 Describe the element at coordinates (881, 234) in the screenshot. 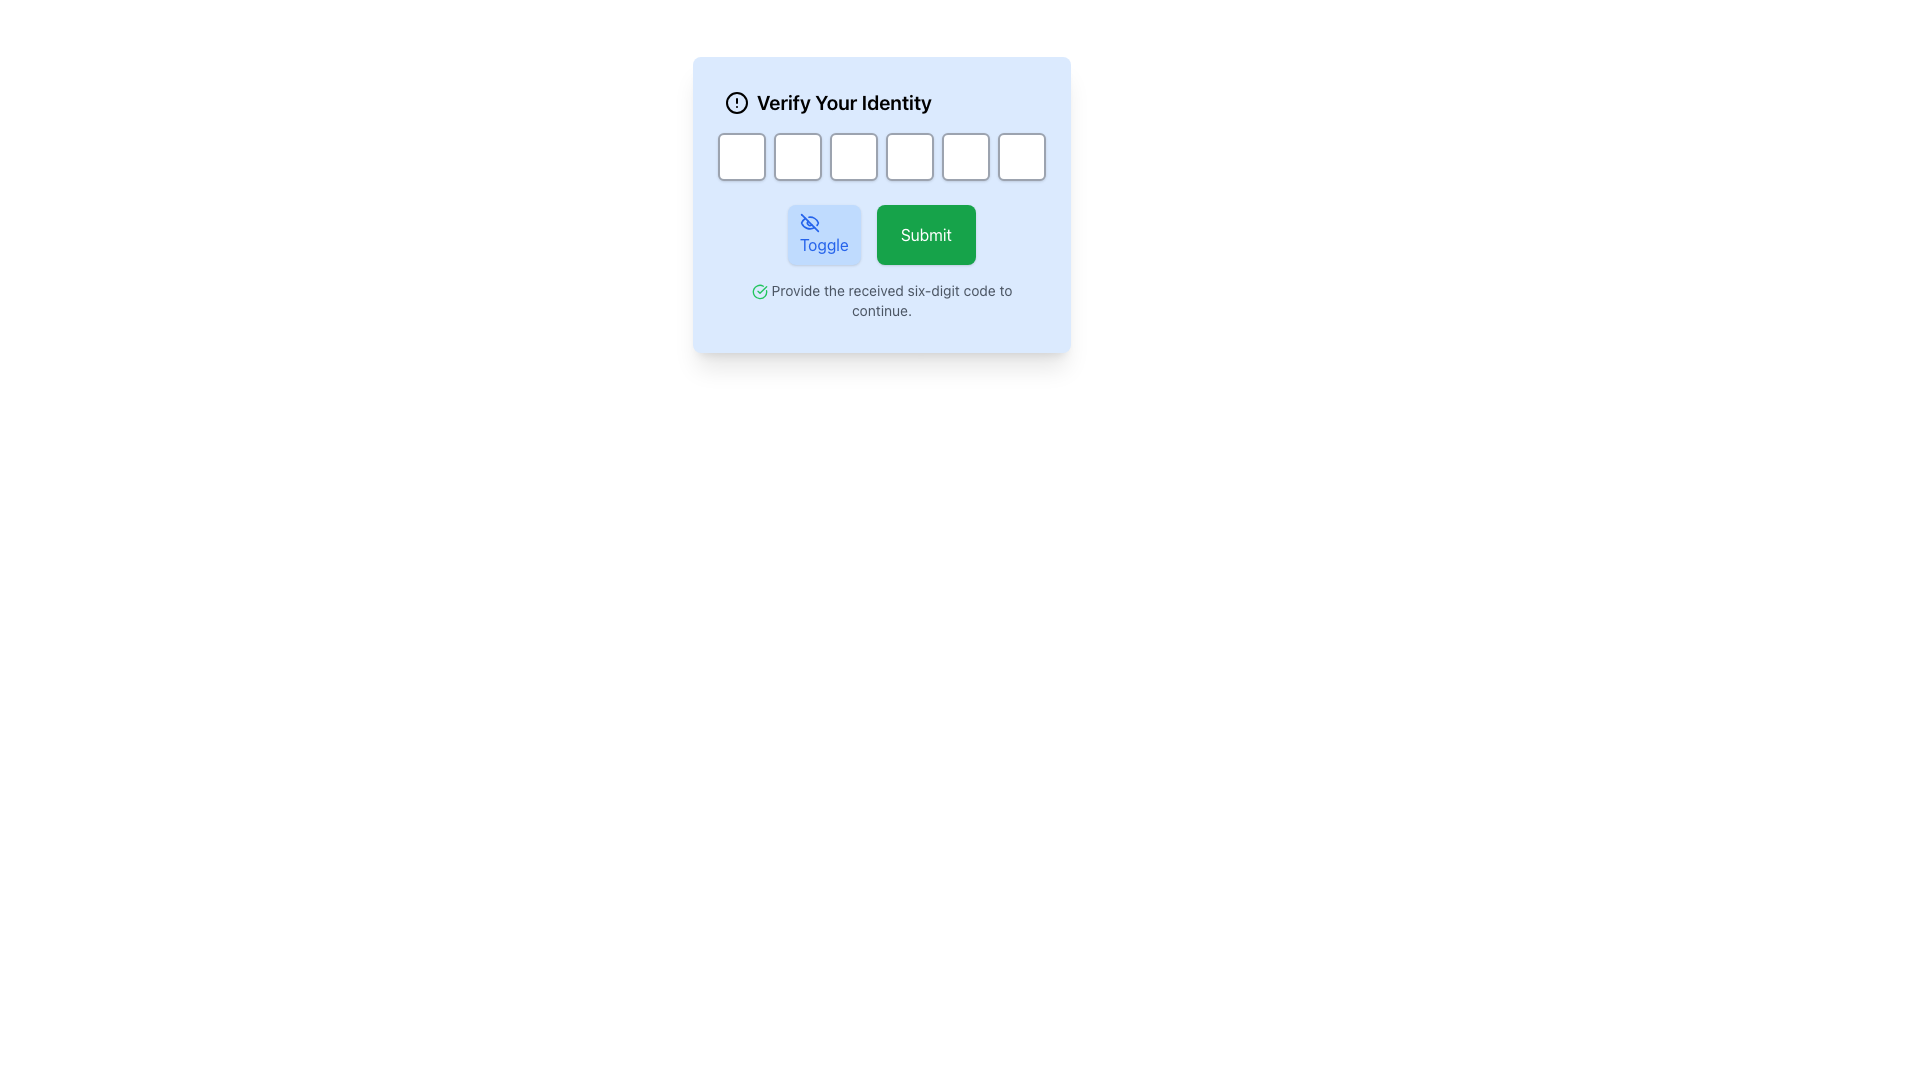

I see `the Submit button located within the composite element containing two buttons, positioned below the text input fields for the six-digit code entry` at that location.